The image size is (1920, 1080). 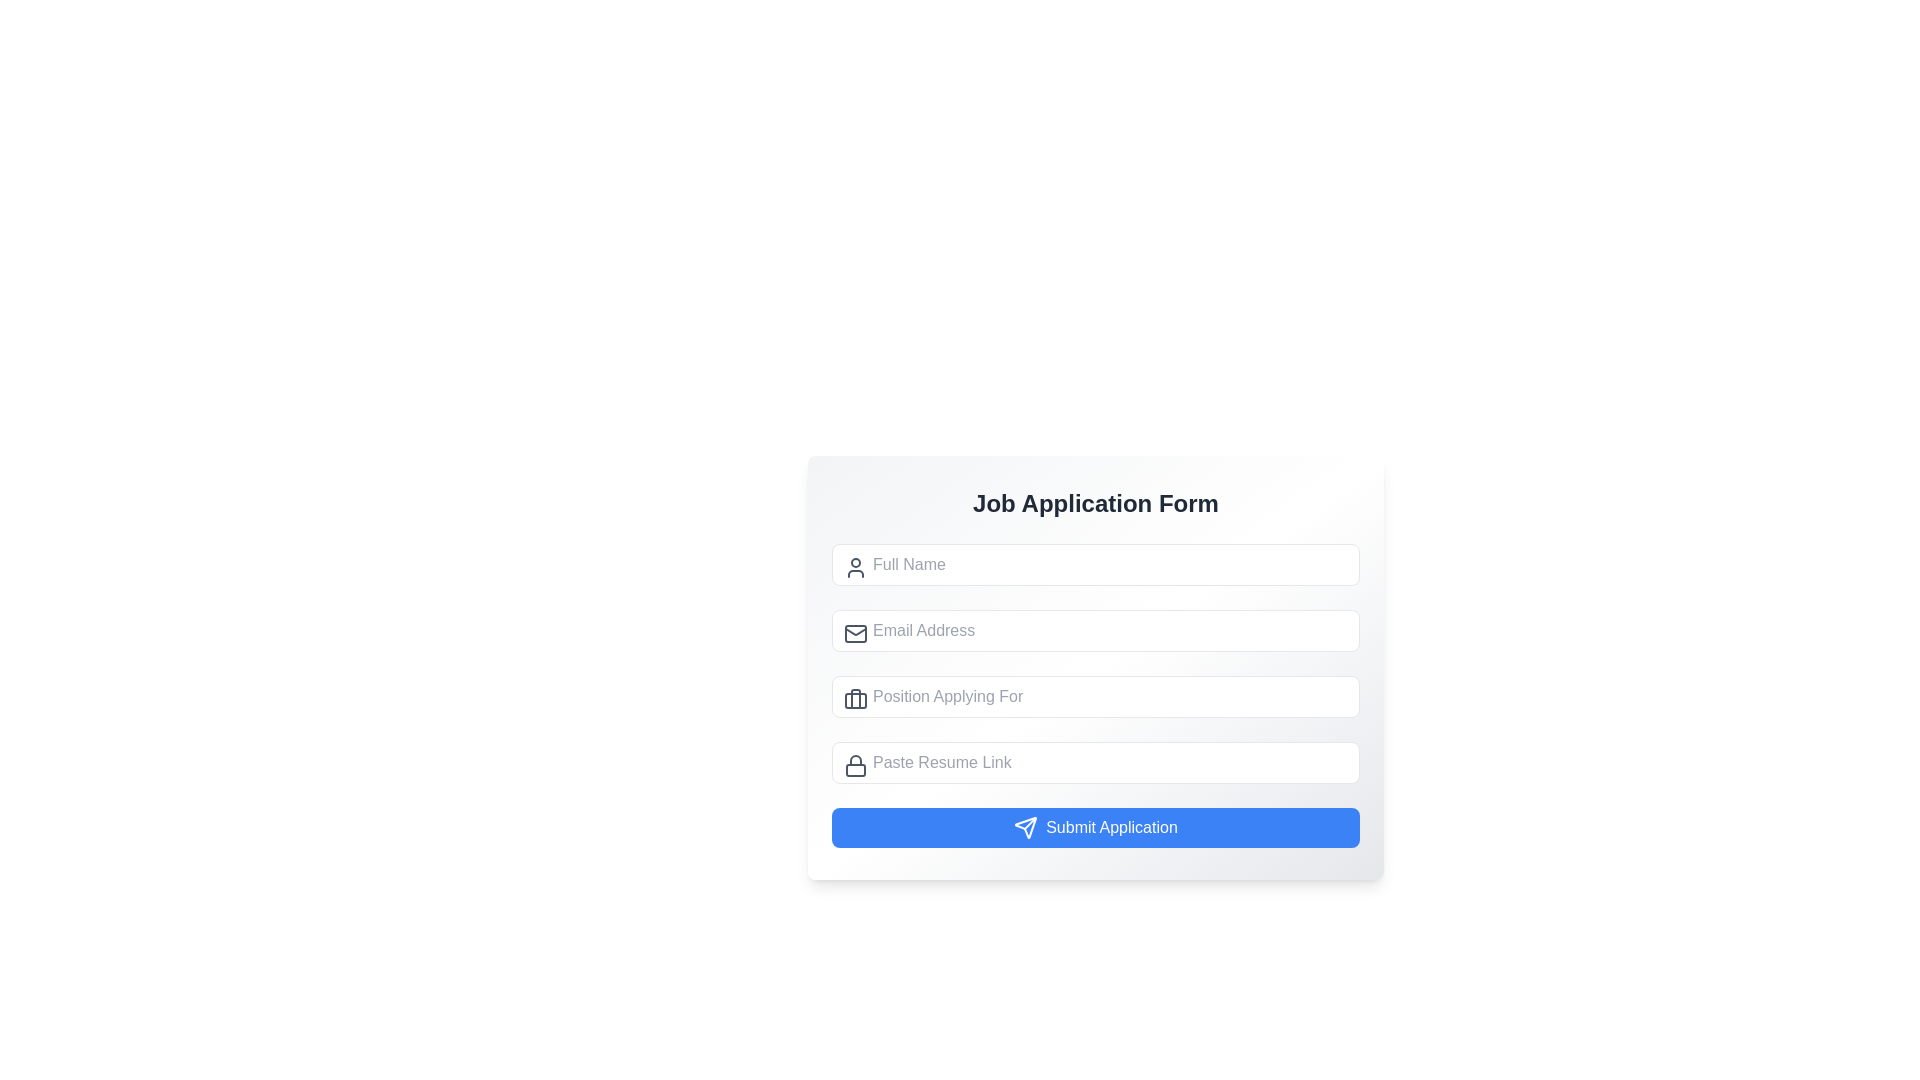 What do you see at coordinates (855, 698) in the screenshot?
I see `the briefcase icon, which is a non-interactive graphical element styled with a minimalist outline, located to the left of the 'Position Applying For' input field` at bounding box center [855, 698].